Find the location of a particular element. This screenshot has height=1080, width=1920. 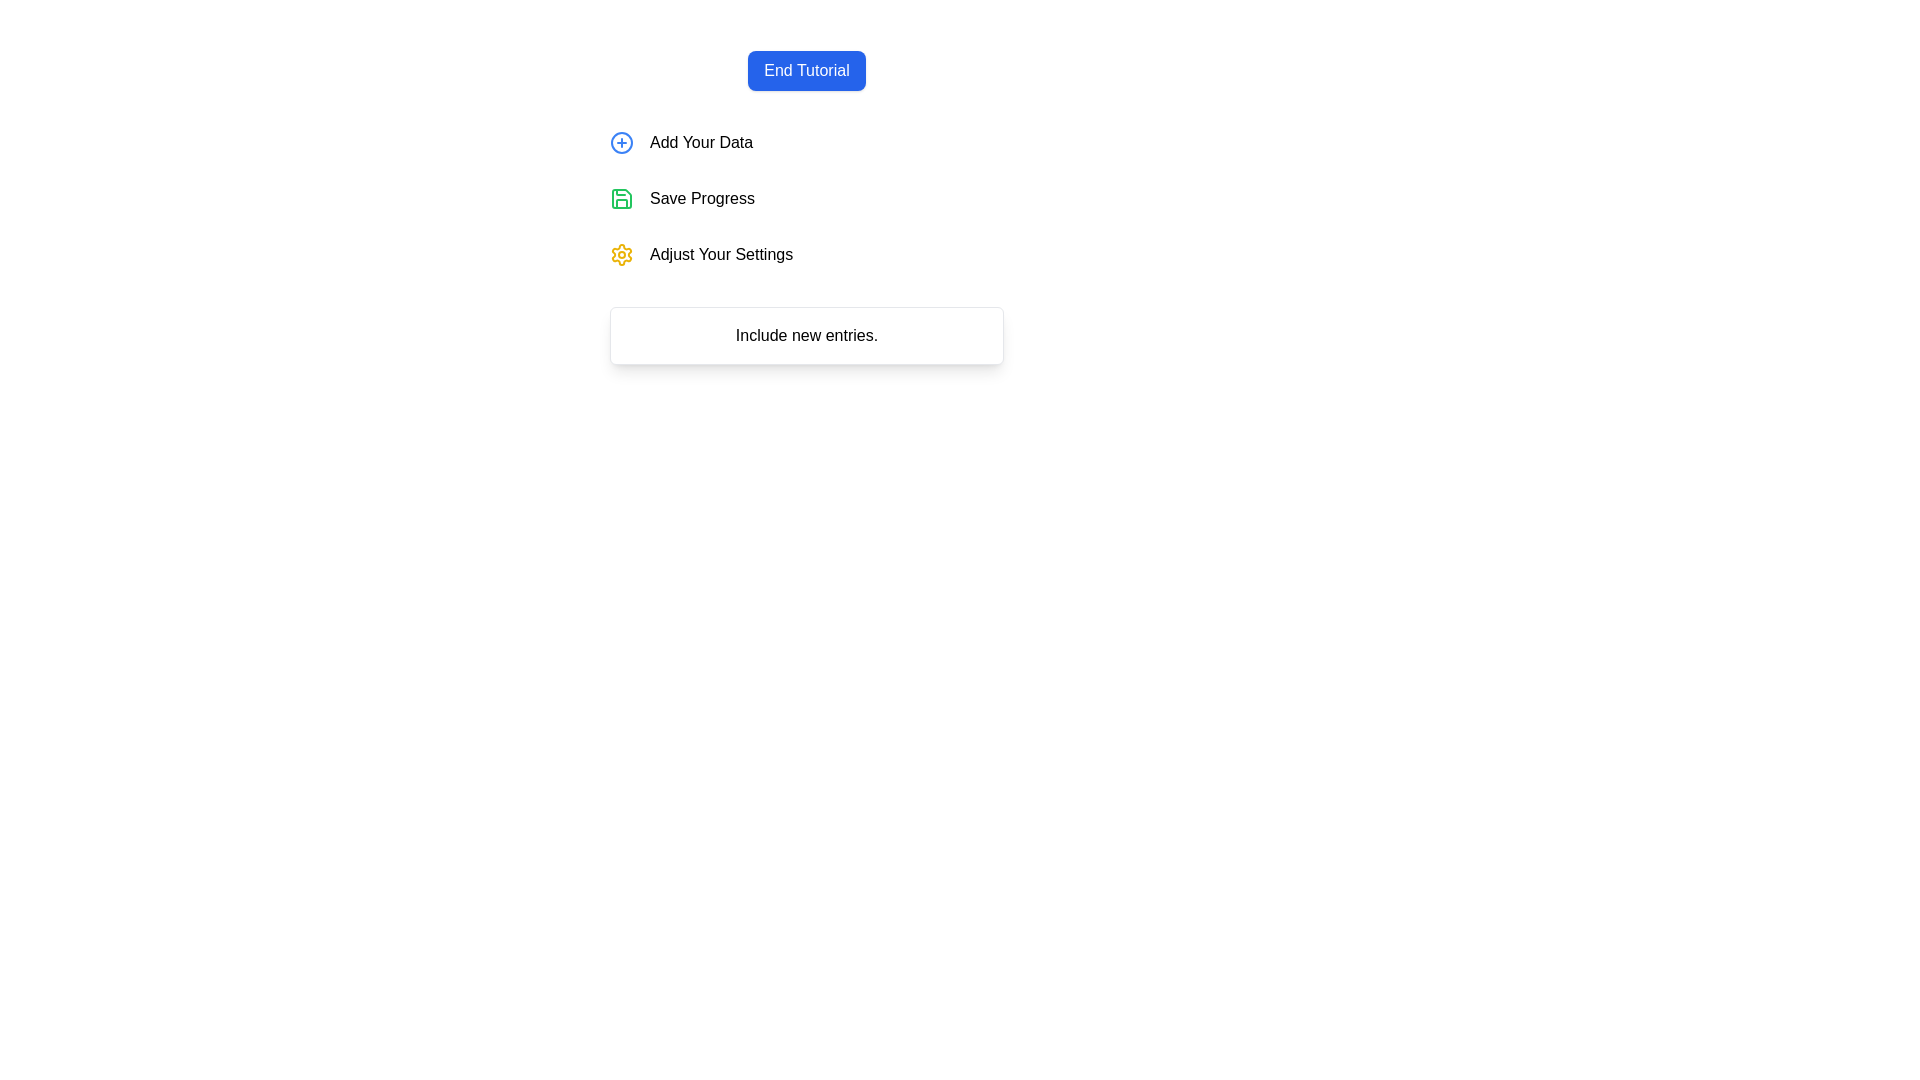

the 'Add Item' button located to the left of the text 'Add Your Data' is located at coordinates (621, 141).